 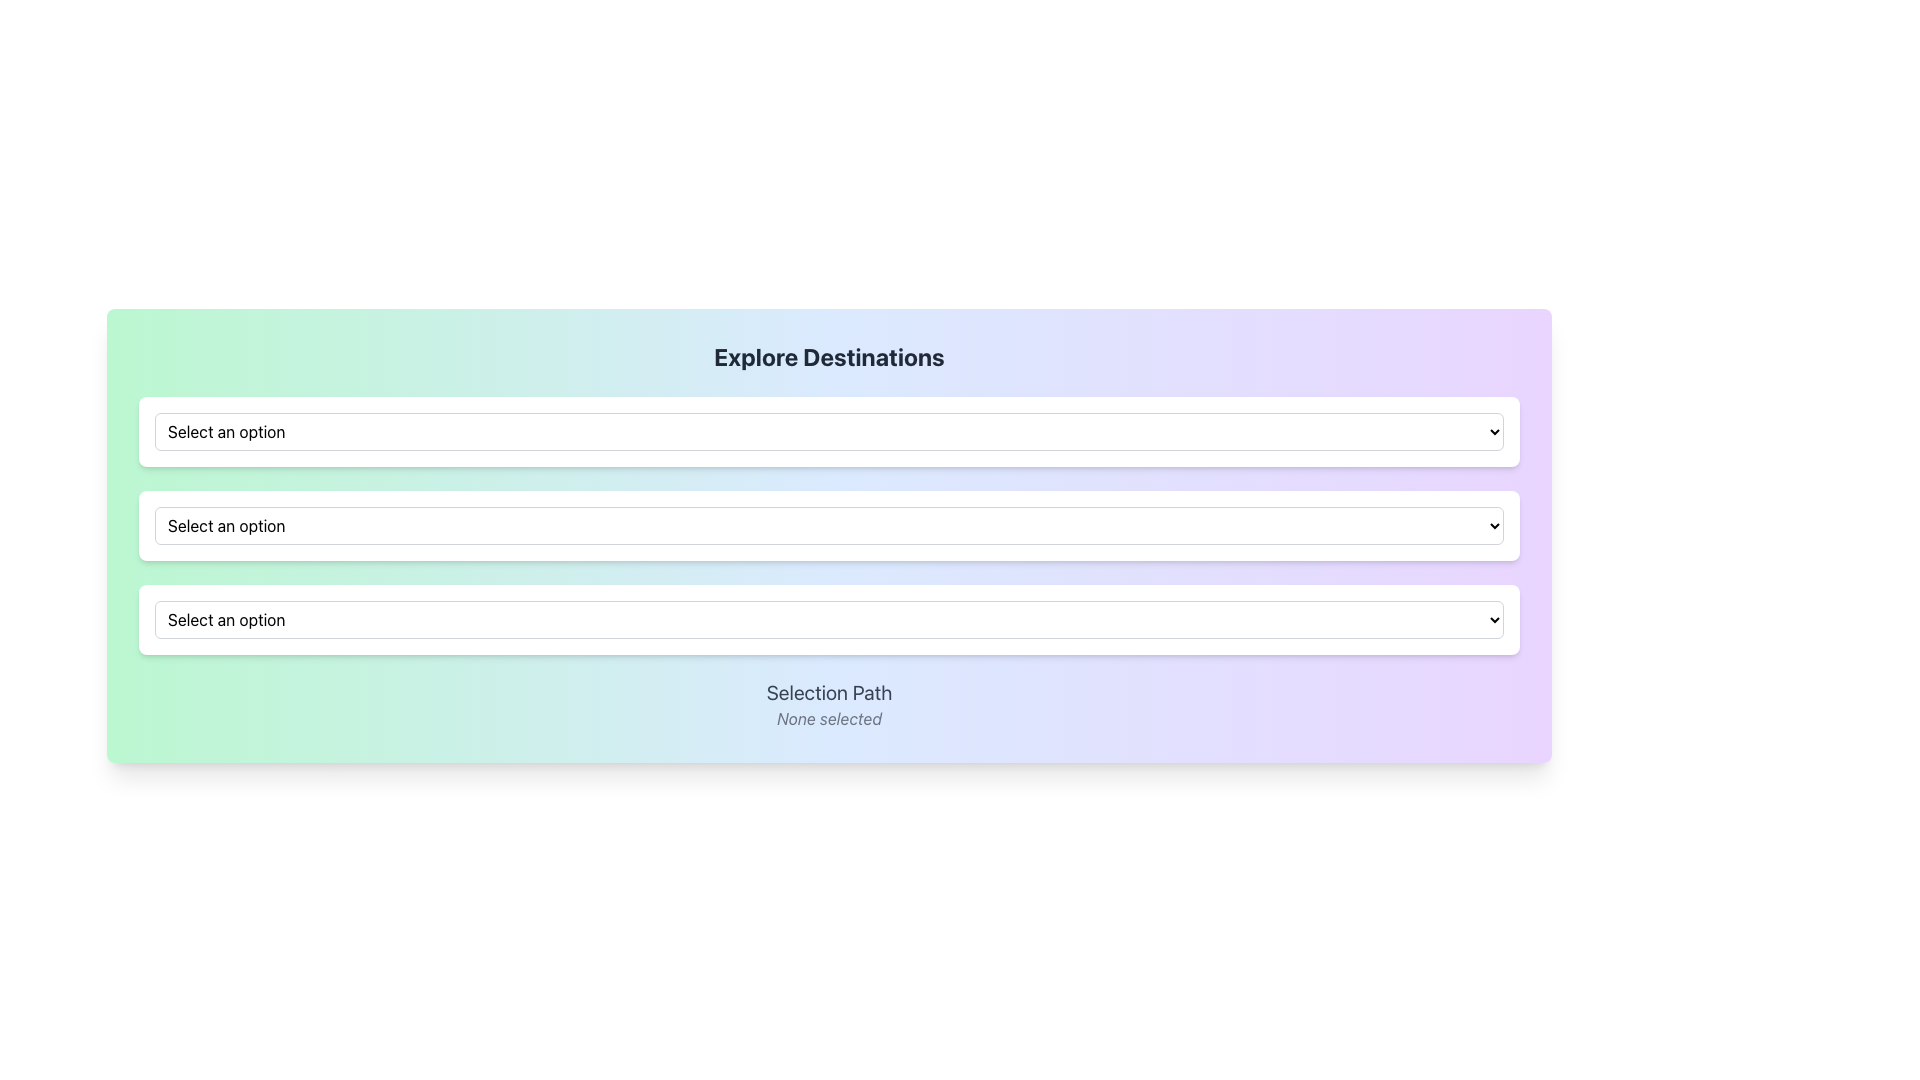 I want to click on the dropdown menu styled with a white background and rounded border, located within the 'Explore Destinations' panel, so click(x=829, y=431).